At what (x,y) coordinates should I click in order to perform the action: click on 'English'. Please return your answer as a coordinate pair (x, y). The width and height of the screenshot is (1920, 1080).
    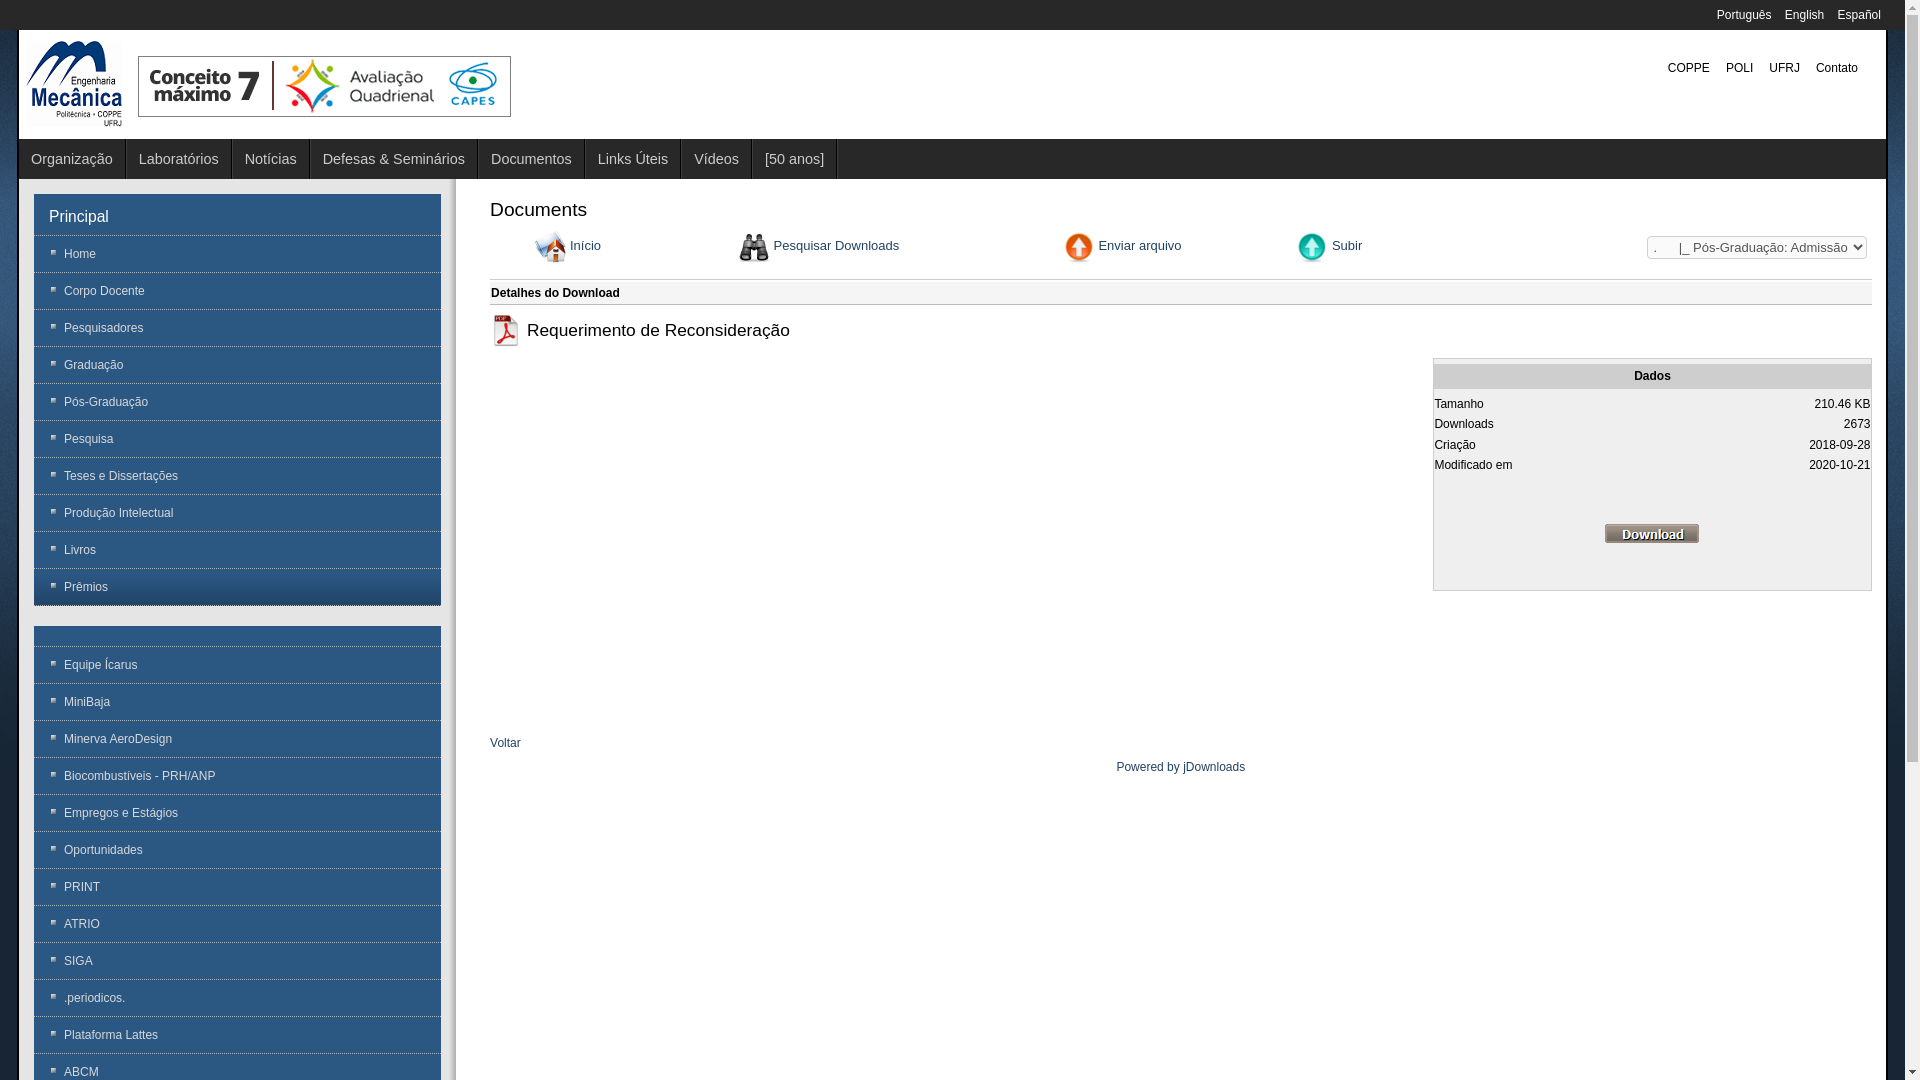
    Looking at the image, I should click on (1806, 15).